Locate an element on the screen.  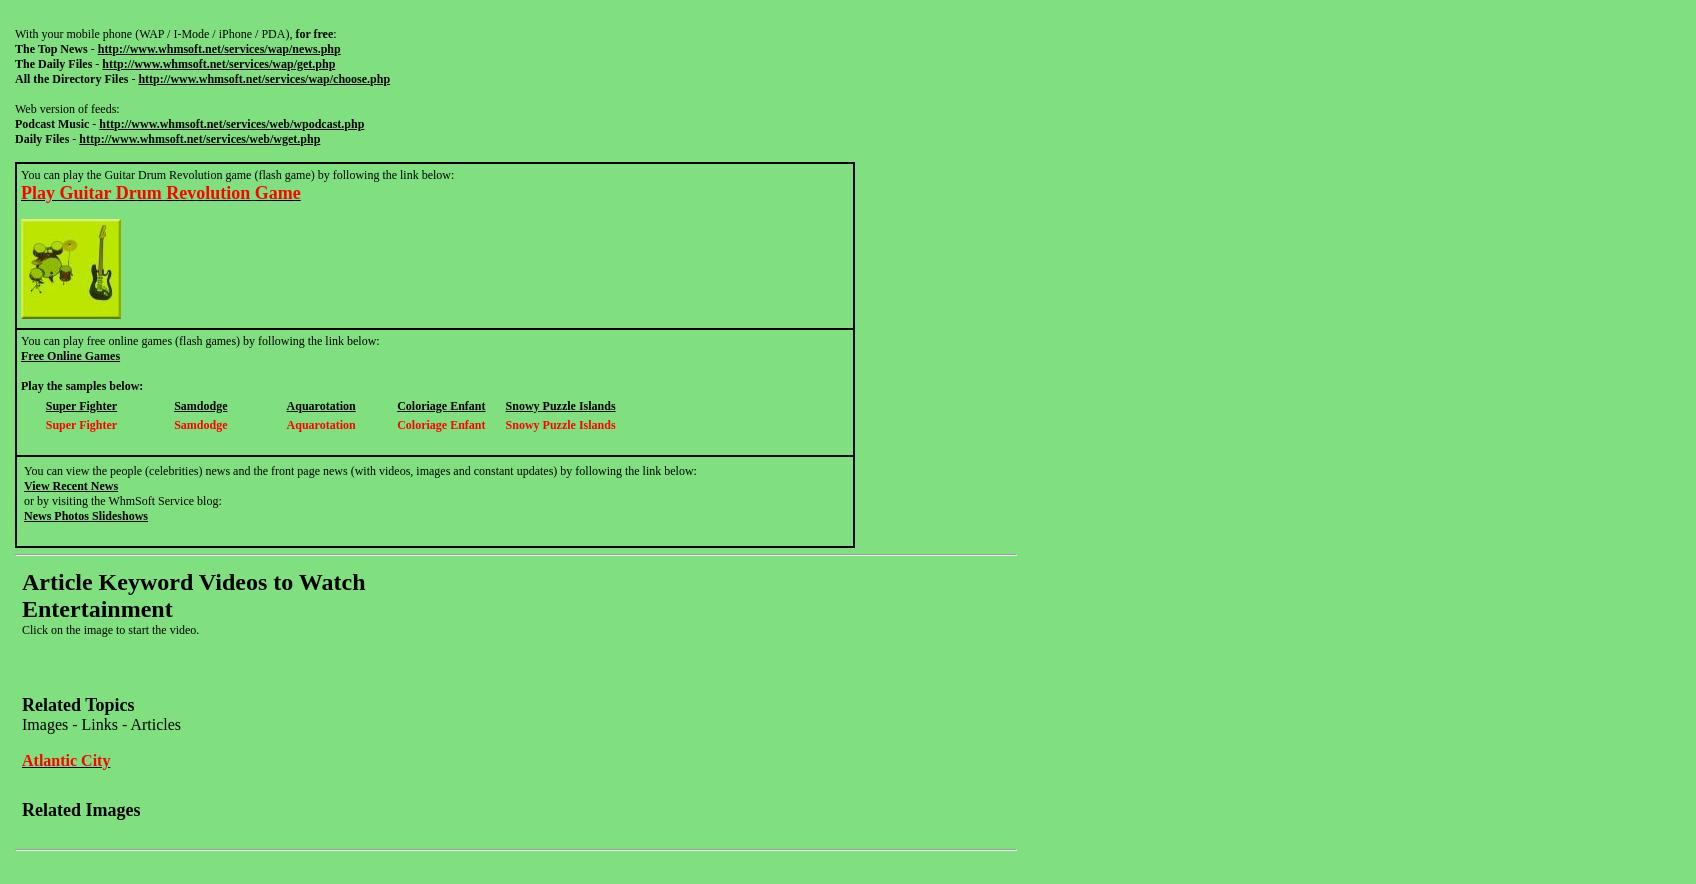
'Play Guitar Drum Revolution Game' is located at coordinates (160, 191).